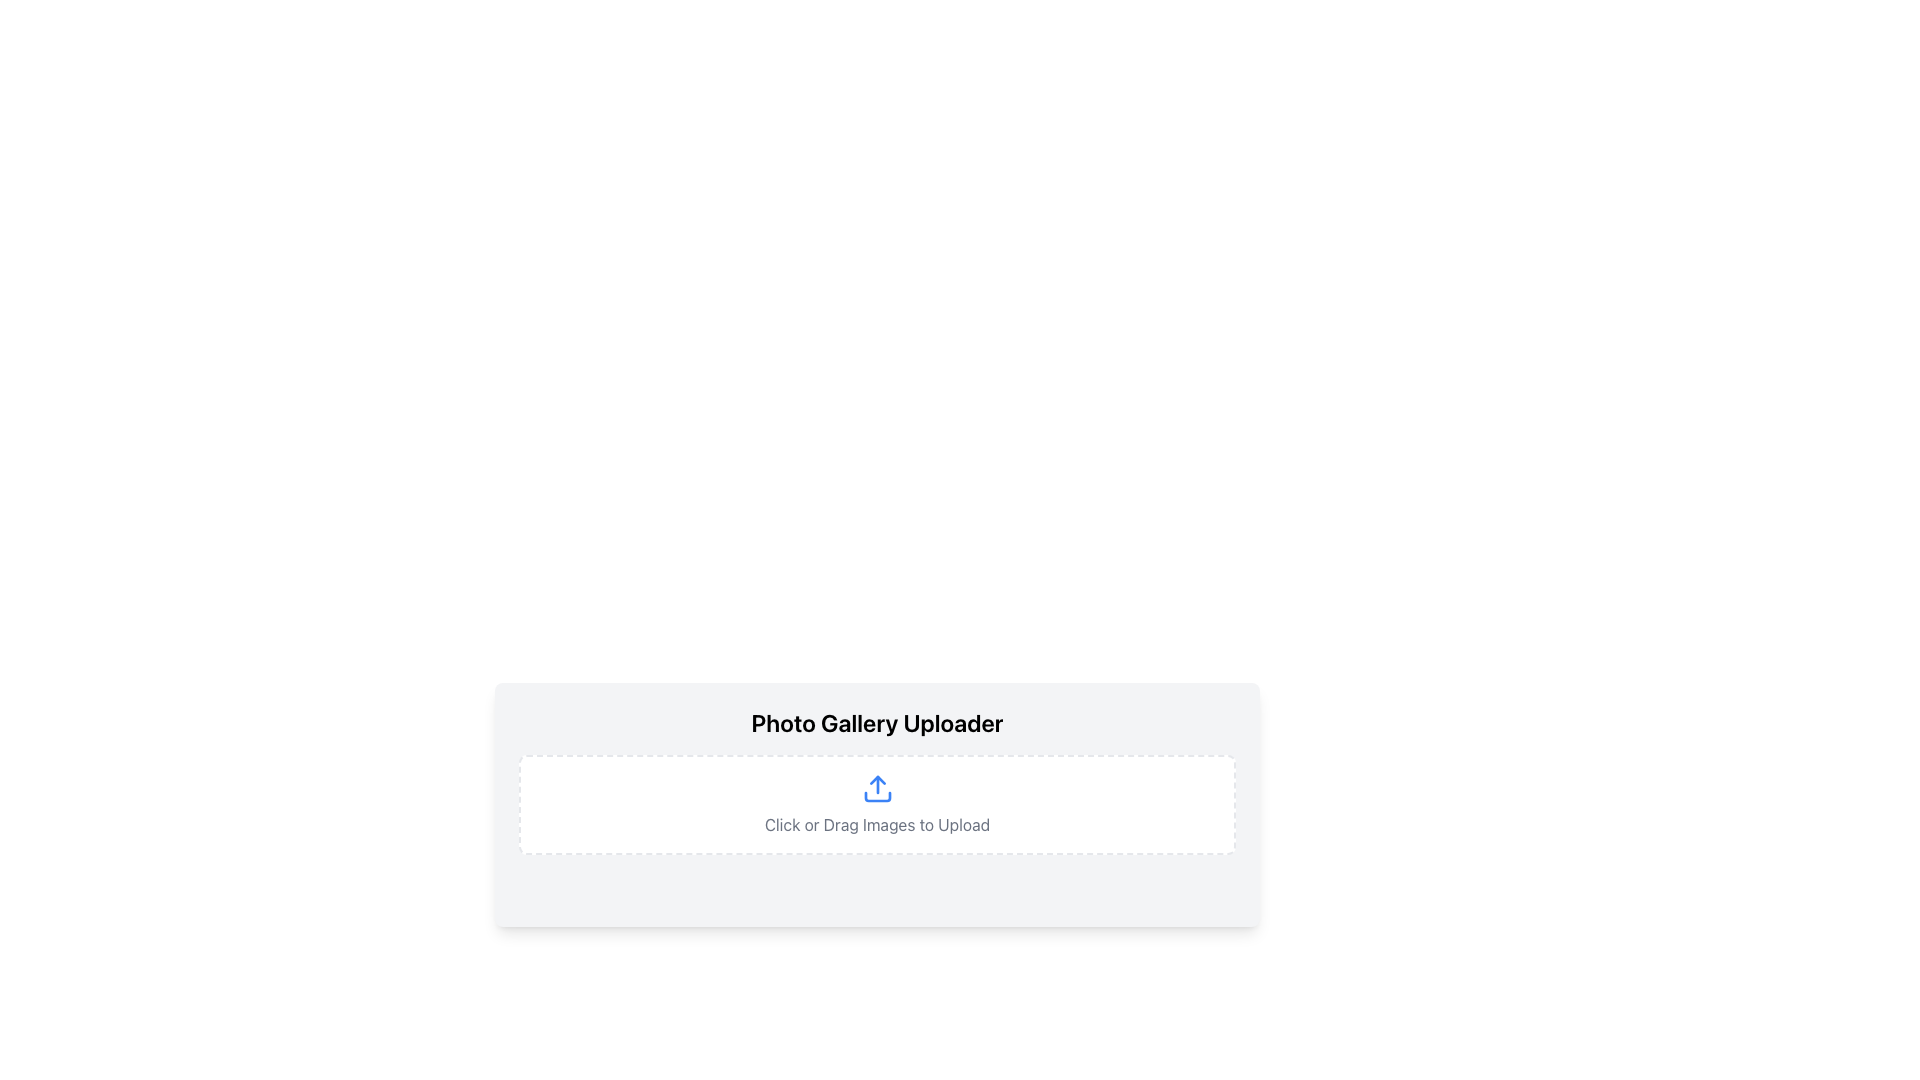  I want to click on the Interactive upload area with a light-gray background, rounded edges, and a dashed rectangular border containing a blue upward arrow and the text 'Click or Drag Images to Upload', so click(877, 804).